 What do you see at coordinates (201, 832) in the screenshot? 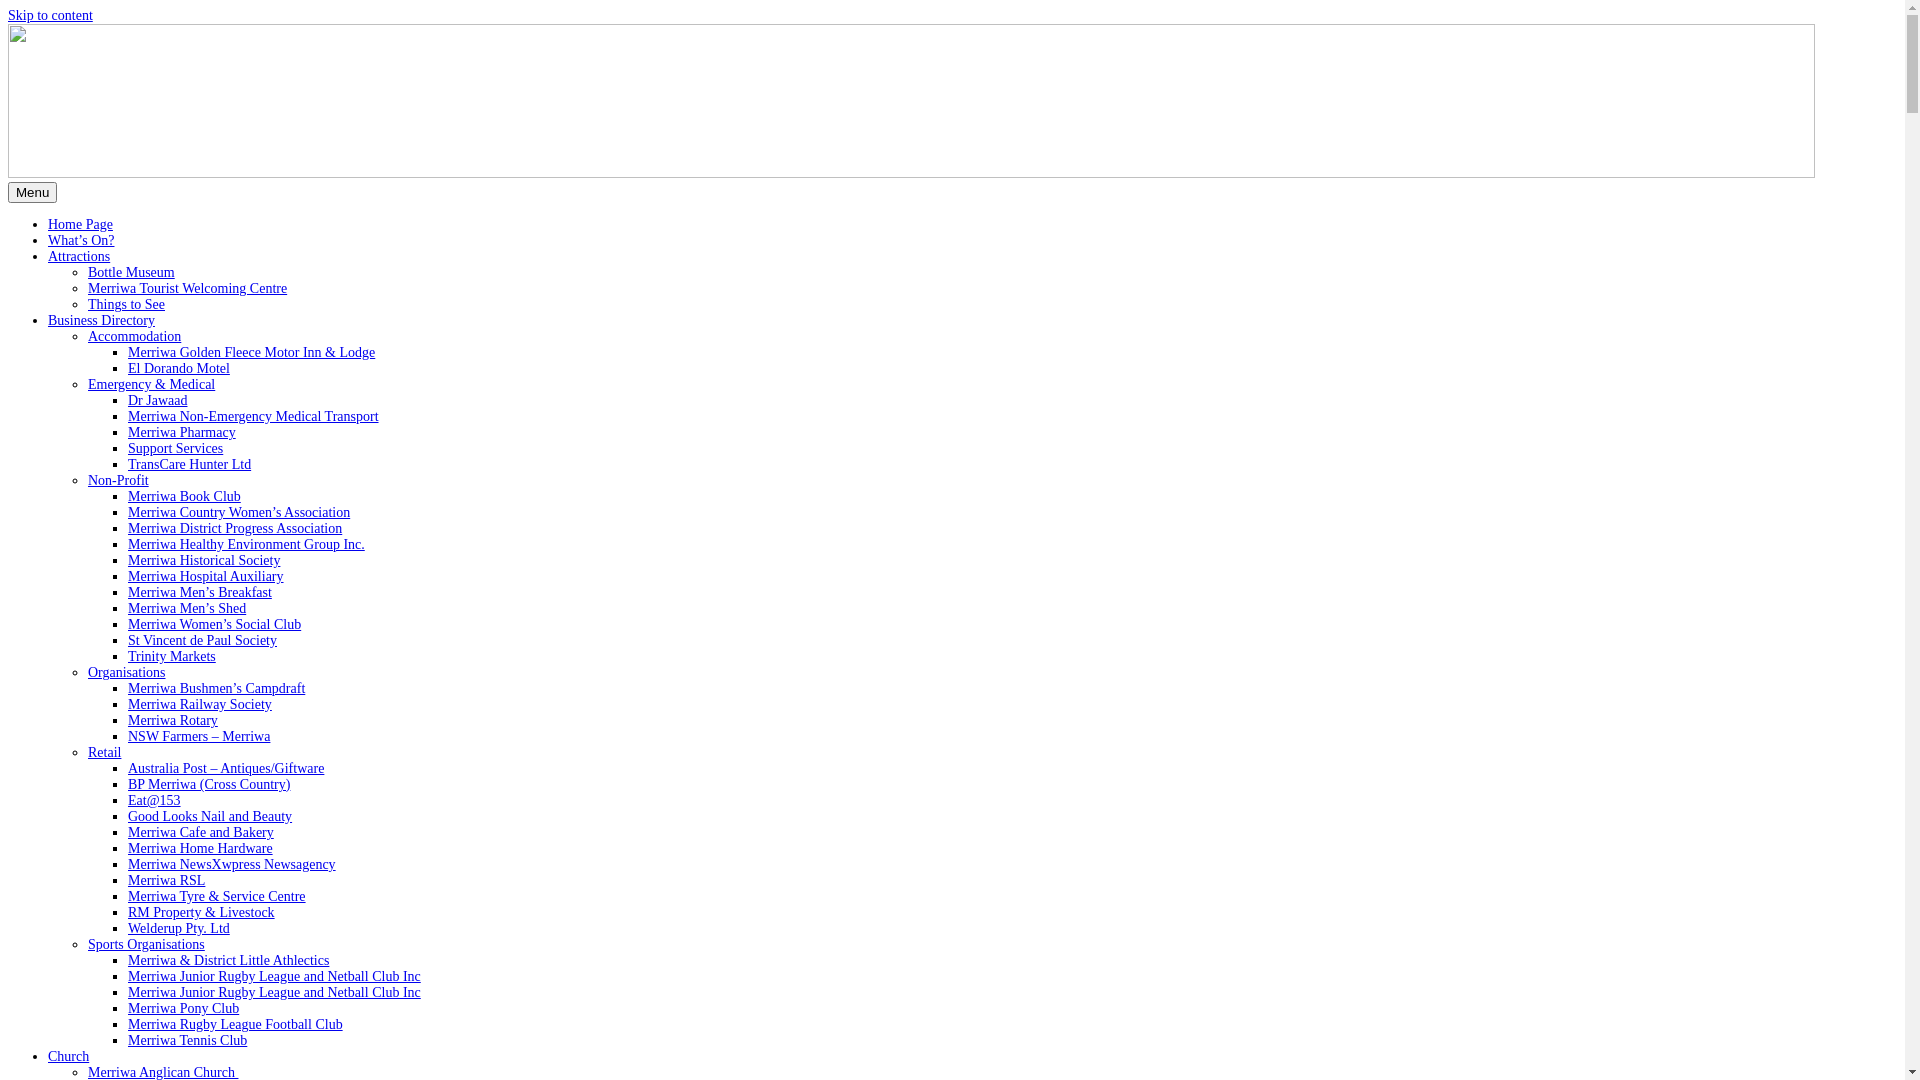
I see `'Merriwa Cafe and Bakery'` at bounding box center [201, 832].